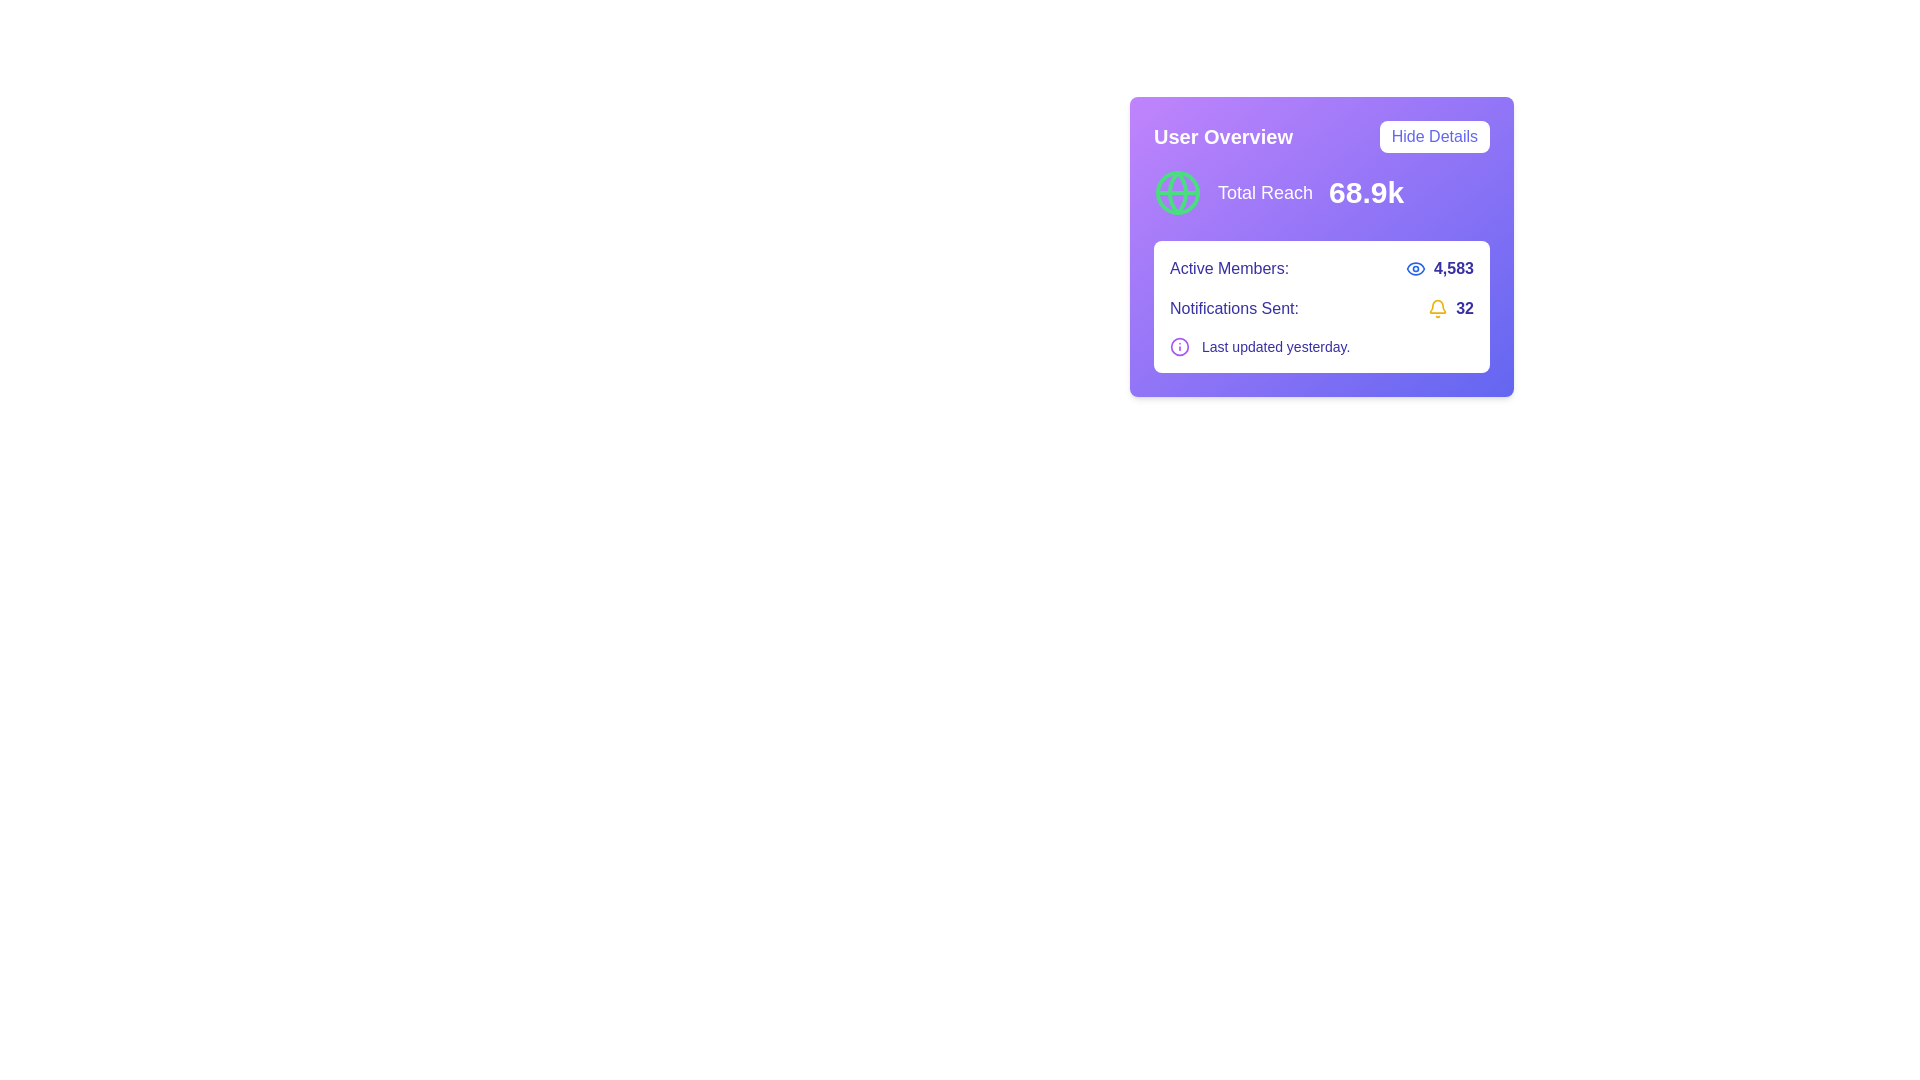 Image resolution: width=1920 pixels, height=1080 pixels. I want to click on the static text label displaying the number '4,583' in bold, dark blue color, located to the right of the blue eye icon within the 'Active Members:' row of a summary card, so click(1454, 268).